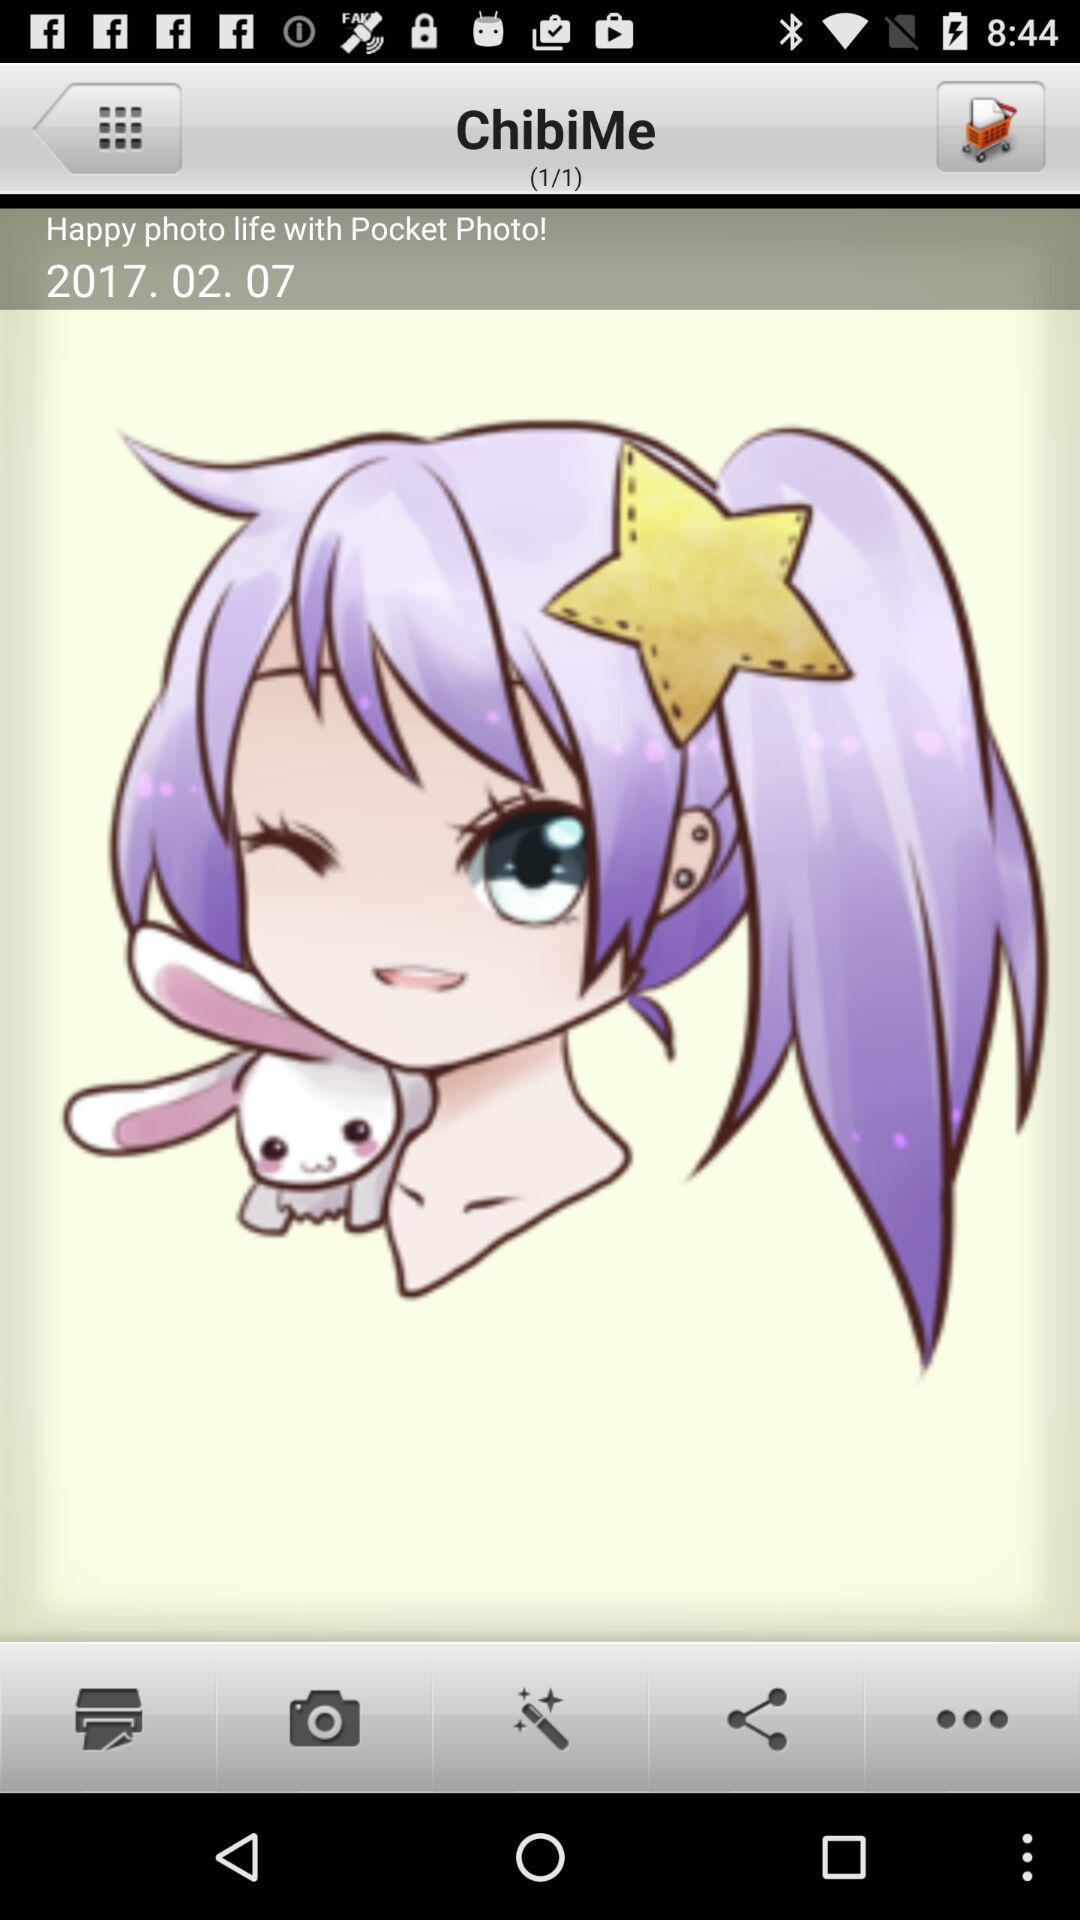 This screenshot has width=1080, height=1920. I want to click on share the content, so click(756, 1716).